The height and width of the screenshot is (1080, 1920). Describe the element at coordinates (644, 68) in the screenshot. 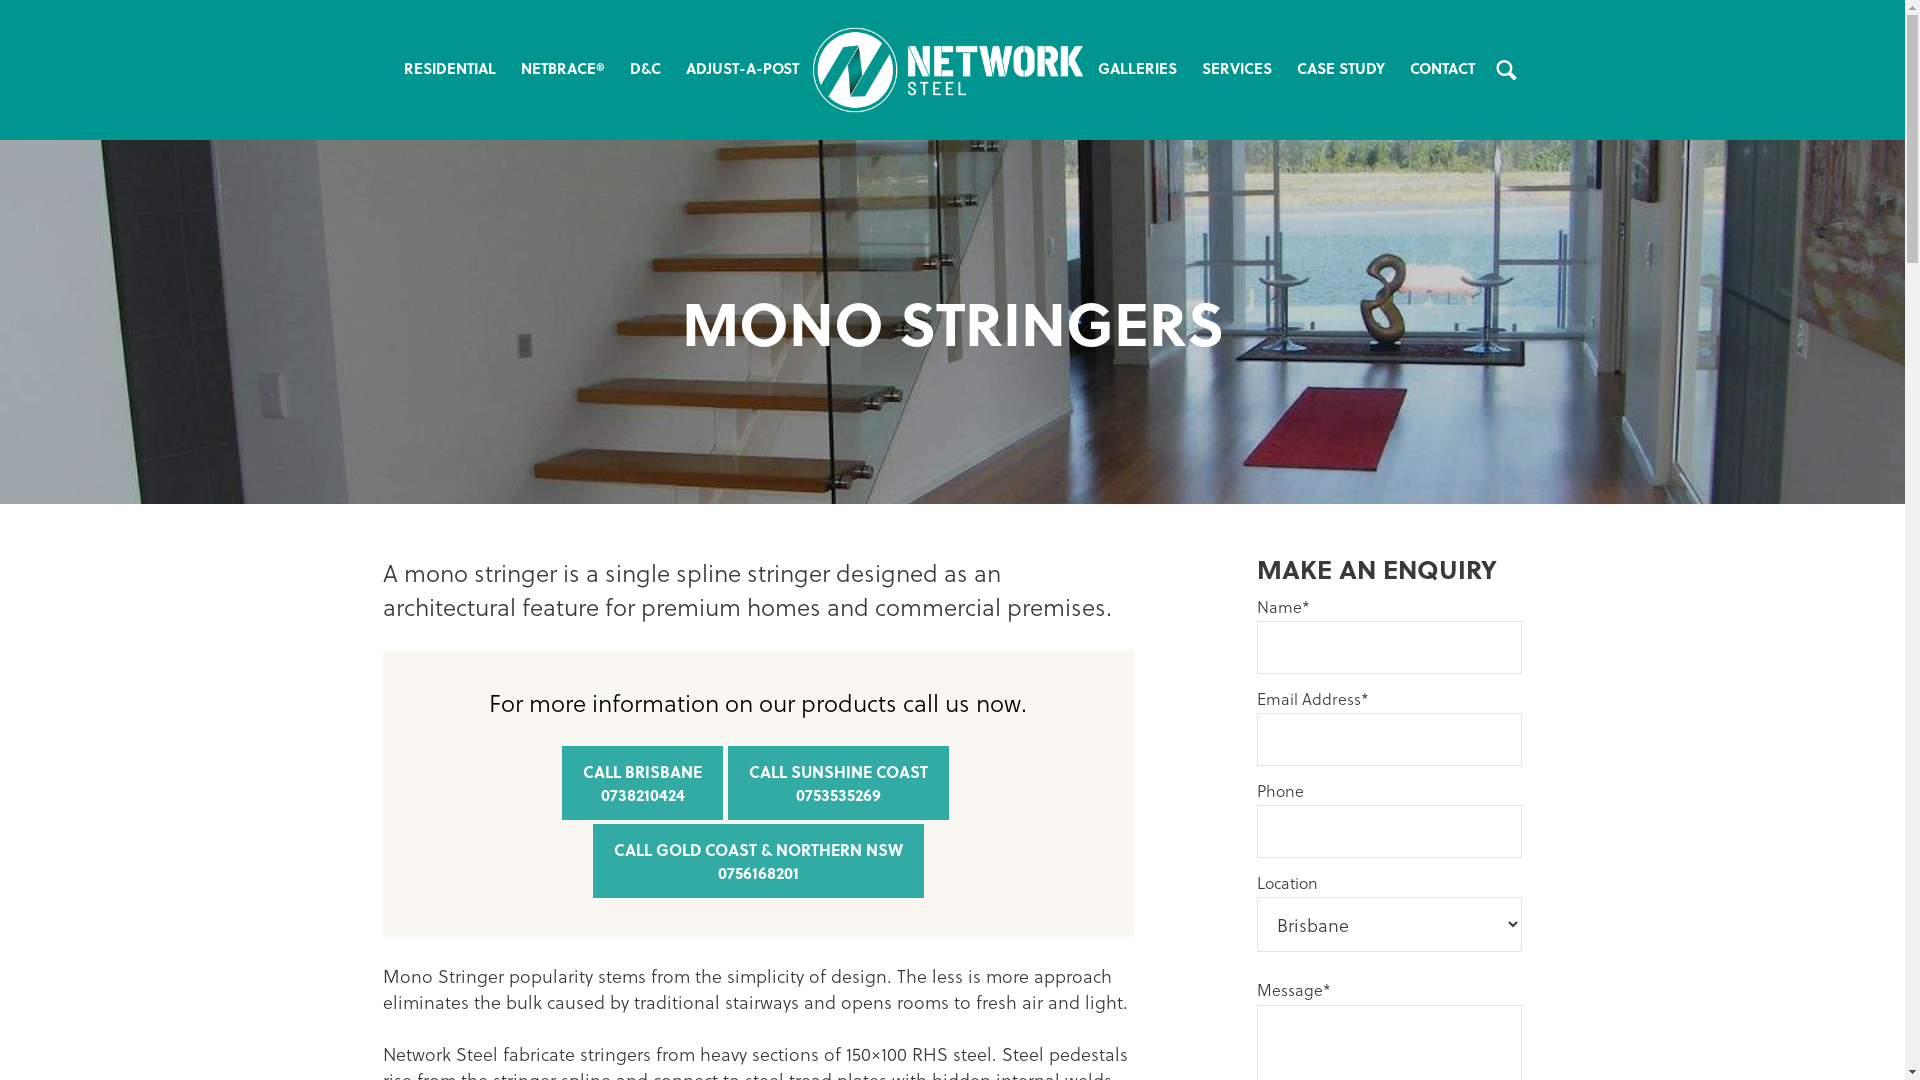

I see `'D&C'` at that location.